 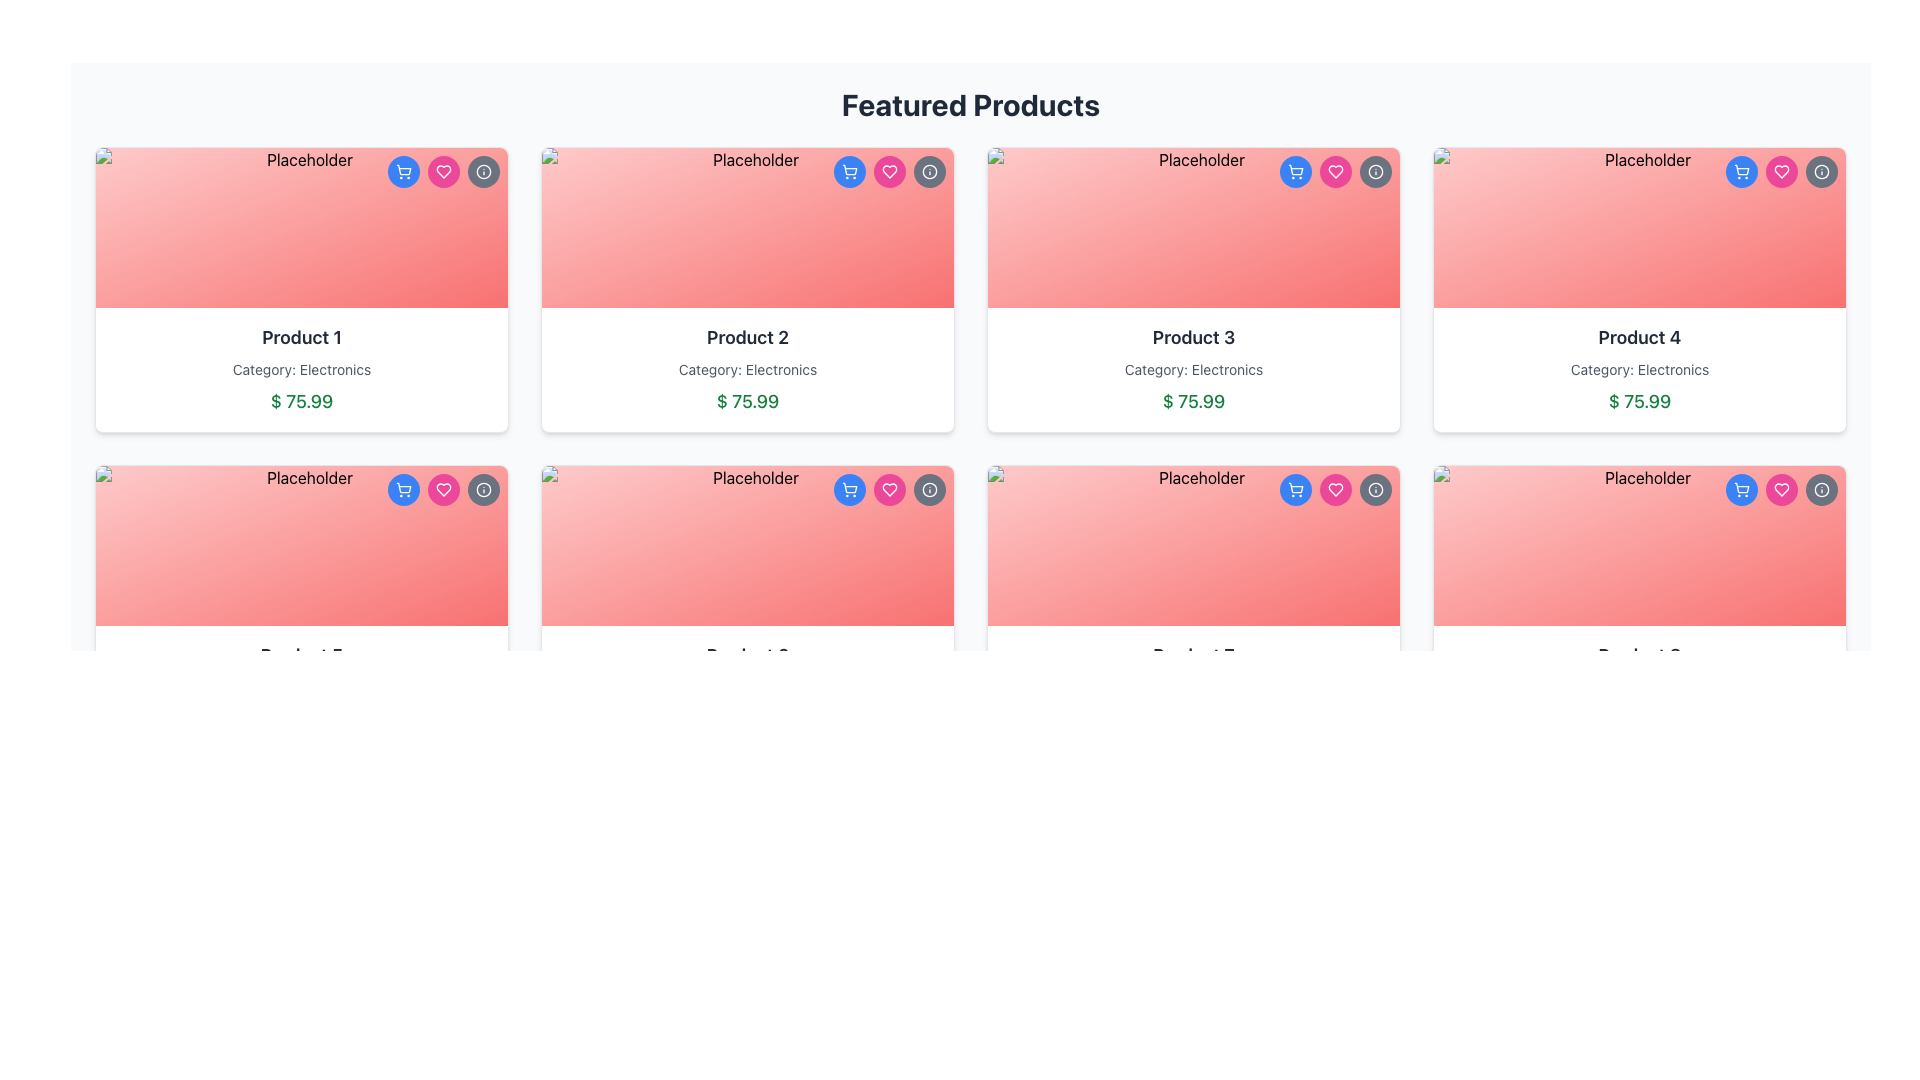 I want to click on the price tag displaying '$ 75.99' in green, bold font located at the bottom of the first product card under the 'Category: Electronics' label, so click(x=301, y=401).